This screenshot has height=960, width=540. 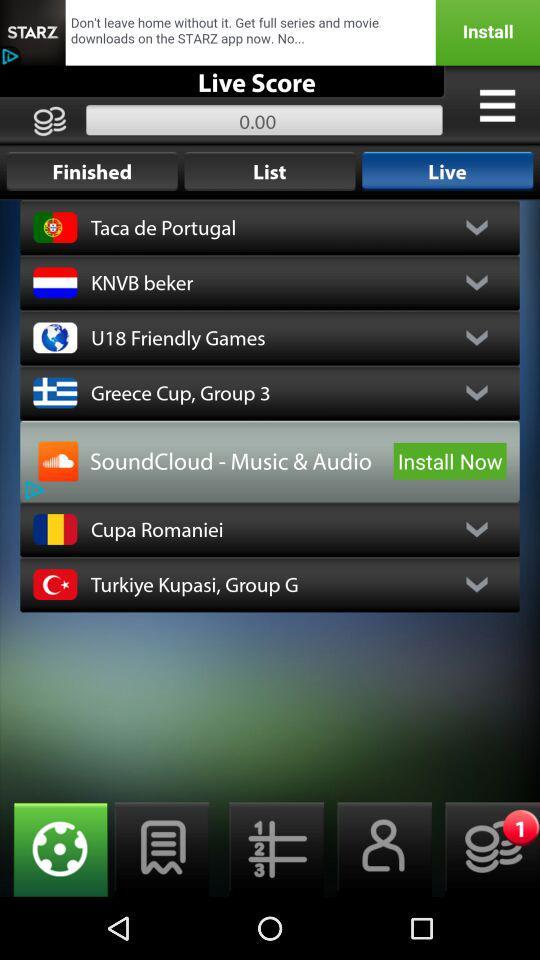 I want to click on profile information, so click(x=378, y=848).